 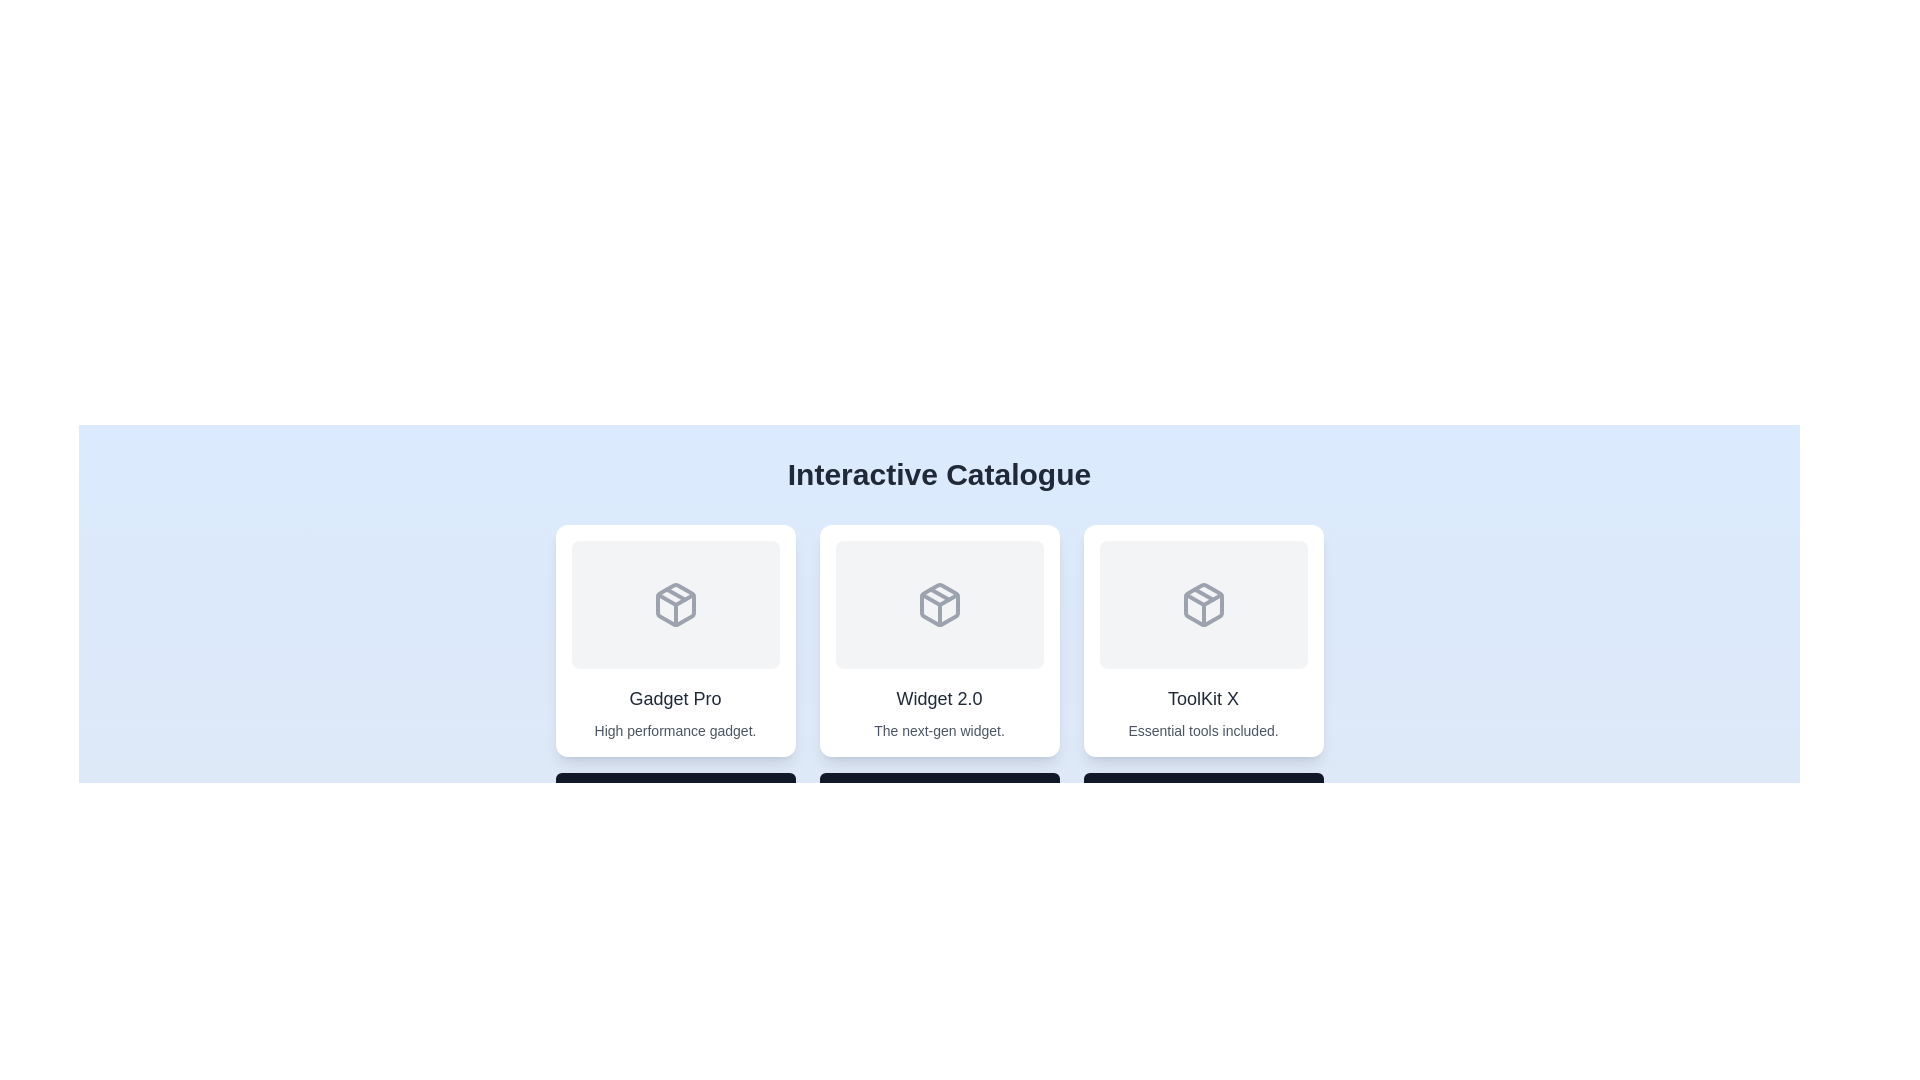 I want to click on the package icon within the card component of 'ToolKit X', which is the third card in a horizontal row, that has a light gray background and rounded corners, so click(x=1202, y=604).